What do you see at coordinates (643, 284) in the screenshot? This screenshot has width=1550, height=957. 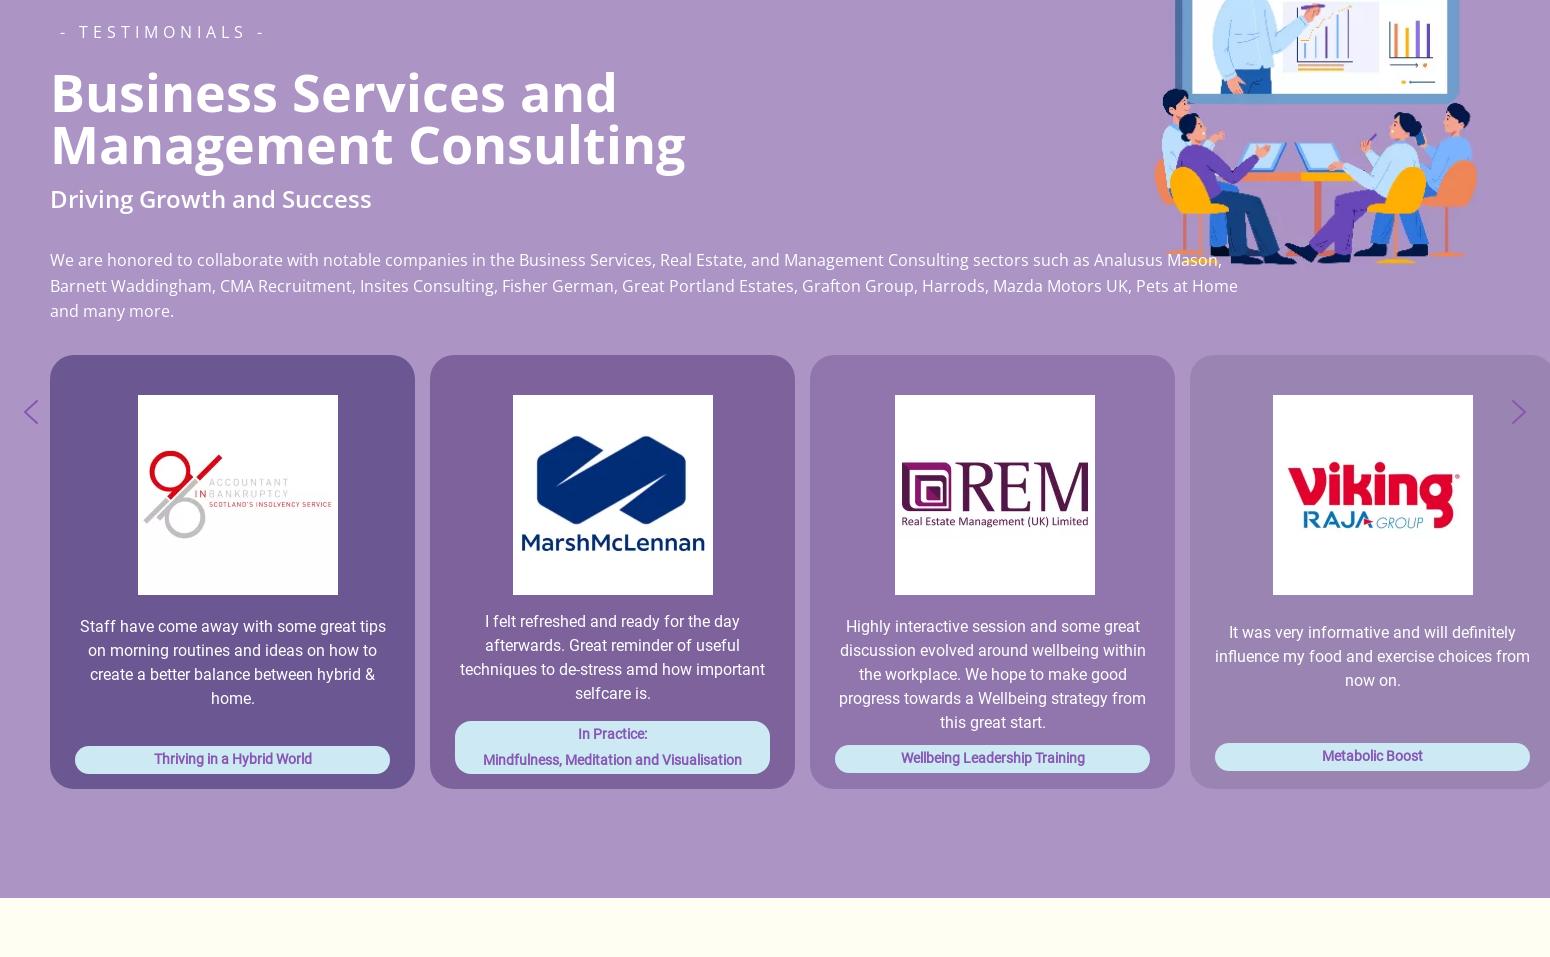 I see `'We are honored to collaborate with notable companies in the Business Services, Real Estate, and Management Consulting sectors such as Analusus Mason, Barnett Waddingham, CMA Recruitment, Insites Consulting, Fisher German, Great Portland Estates, Grafton Group, Harrods, Mazda Motors UK, Pets at Home and many more.'` at bounding box center [643, 284].